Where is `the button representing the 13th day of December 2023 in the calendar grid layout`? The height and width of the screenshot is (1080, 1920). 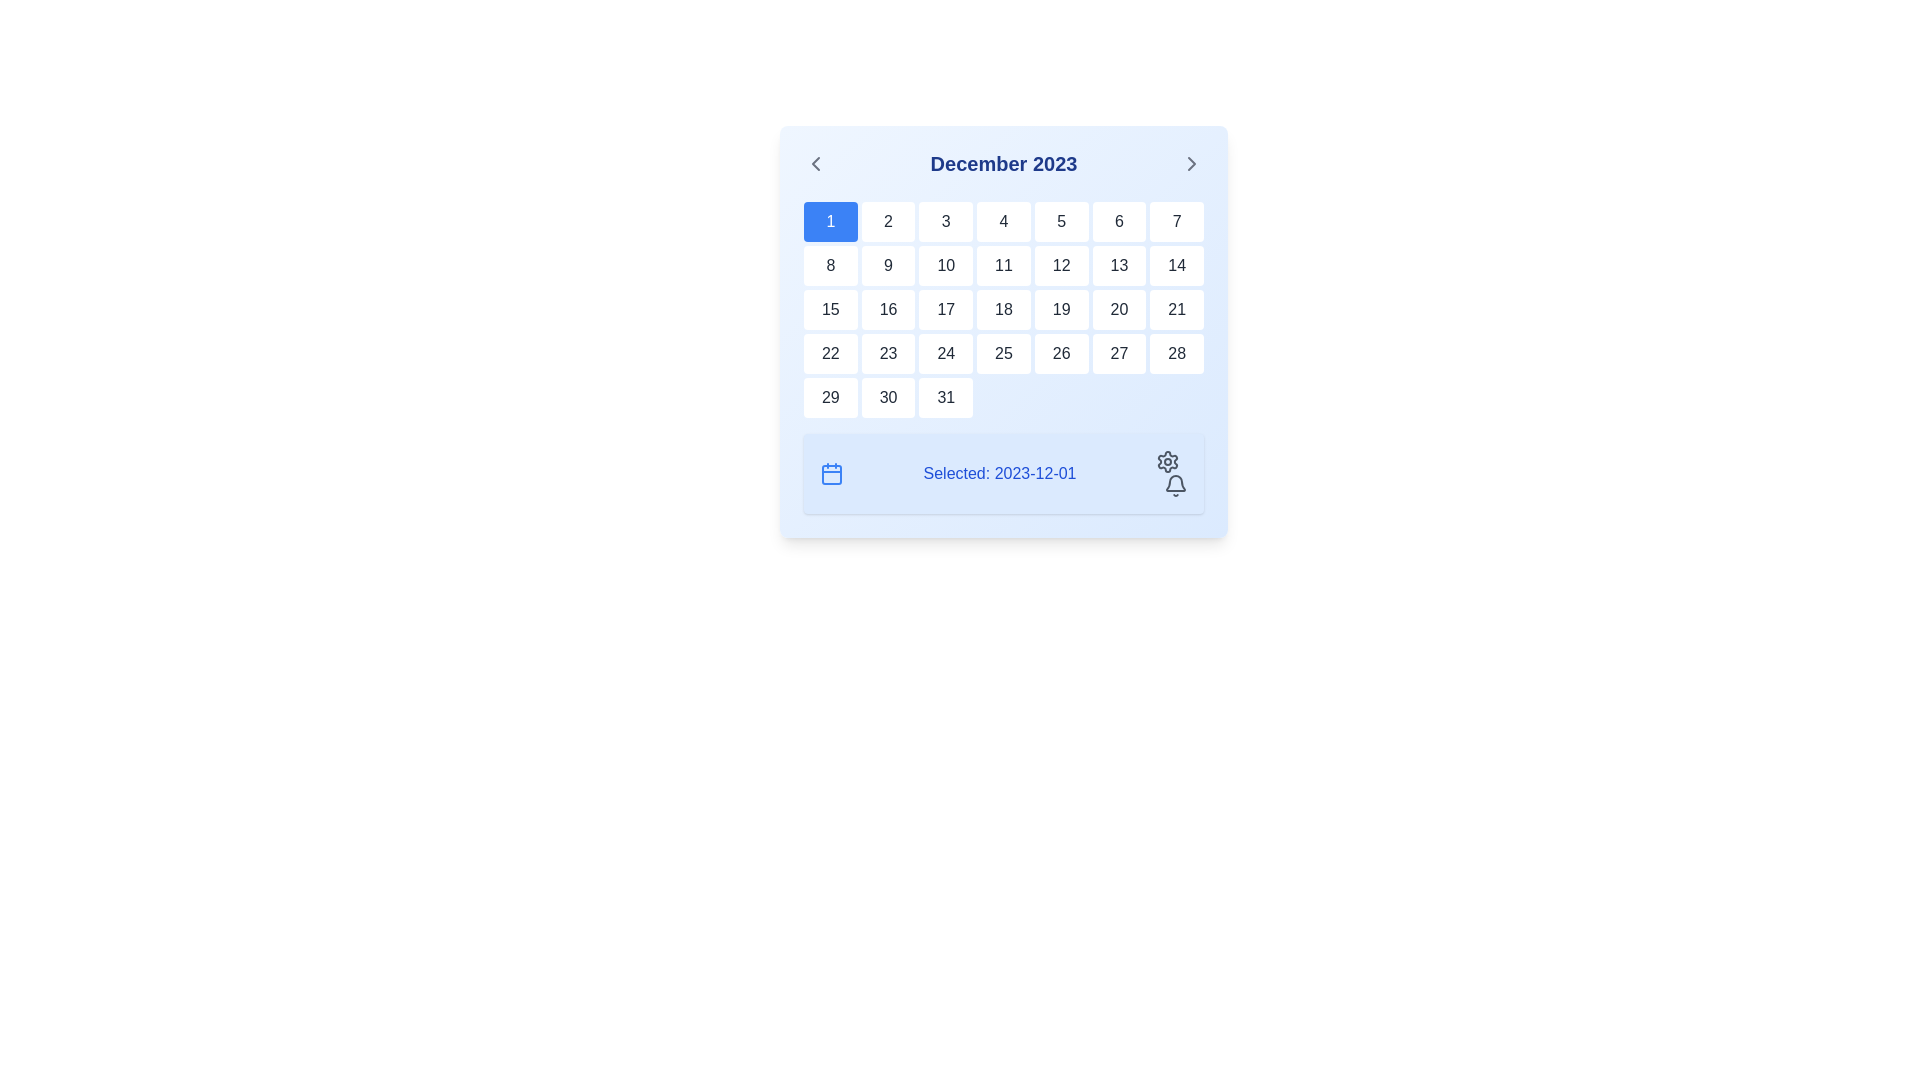 the button representing the 13th day of December 2023 in the calendar grid layout is located at coordinates (1118, 265).